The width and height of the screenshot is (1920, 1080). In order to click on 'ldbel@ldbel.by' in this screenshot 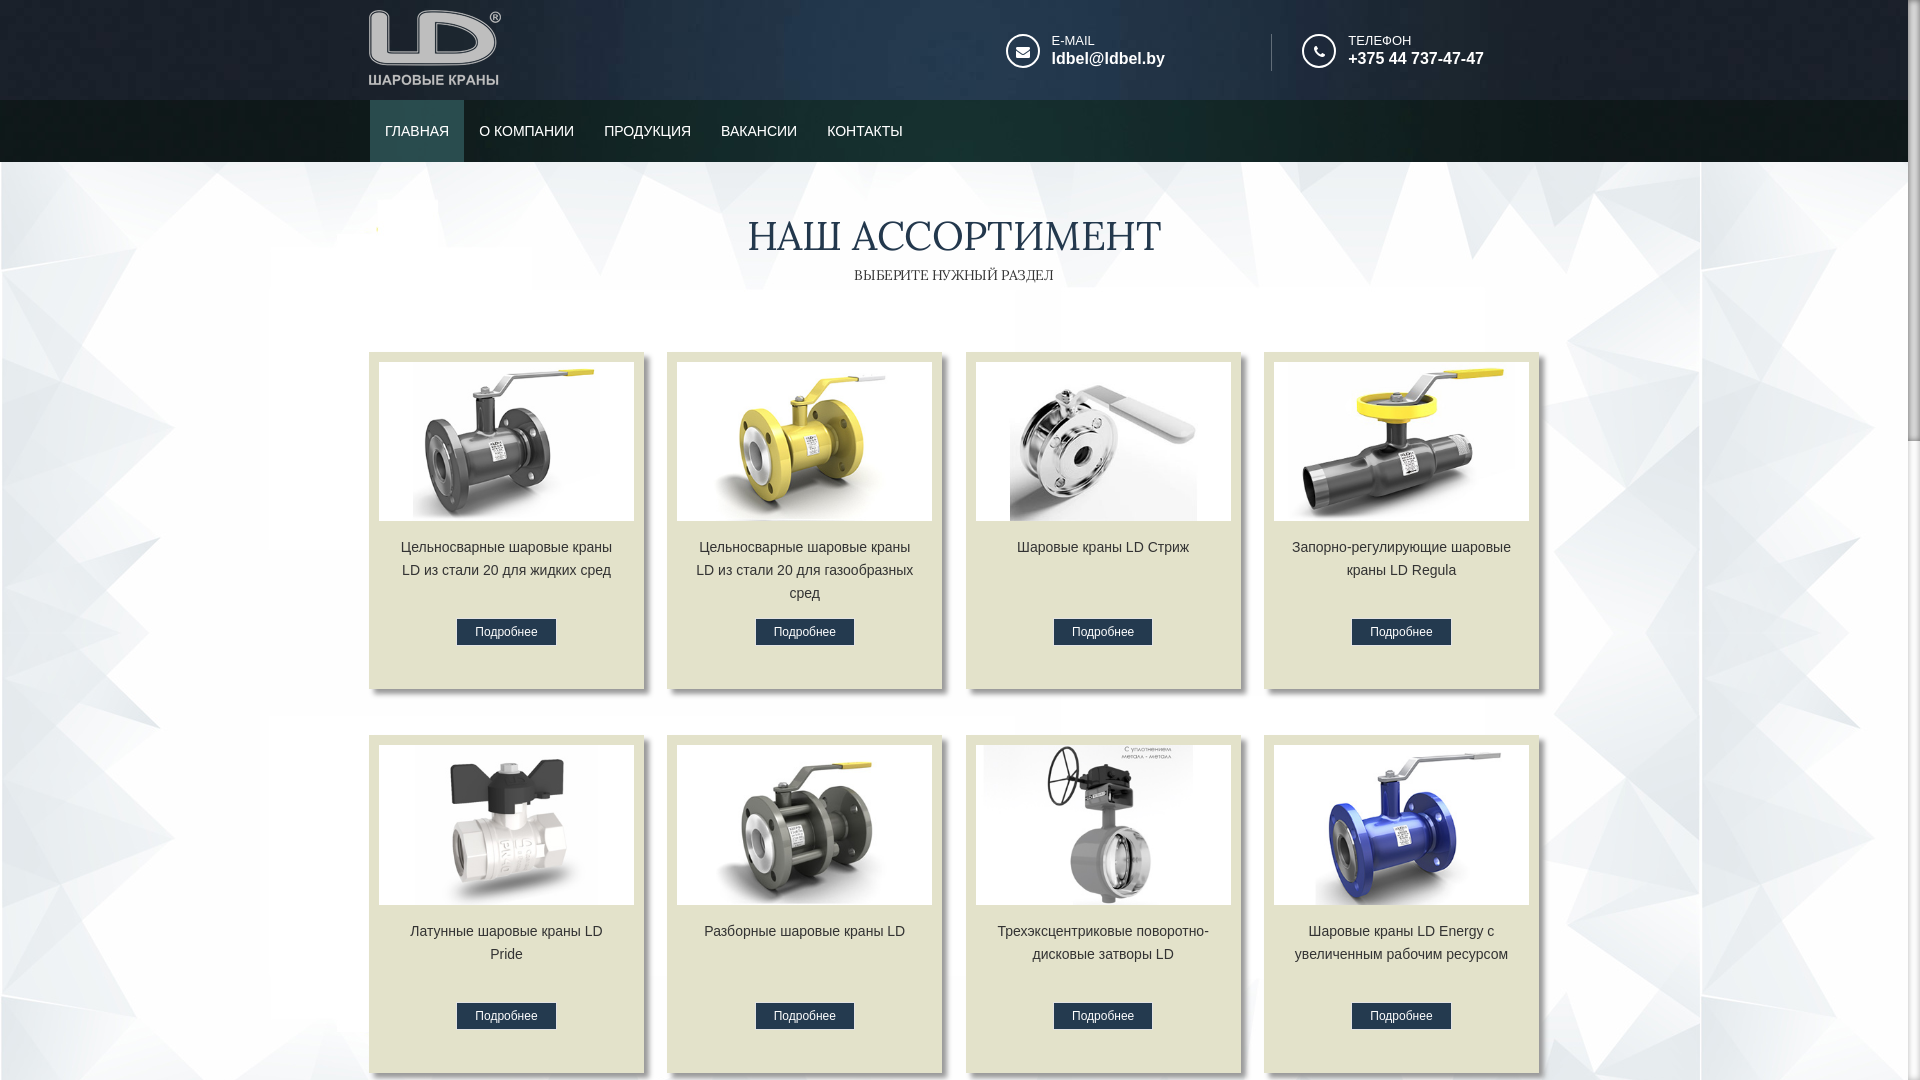, I will do `click(1107, 57)`.